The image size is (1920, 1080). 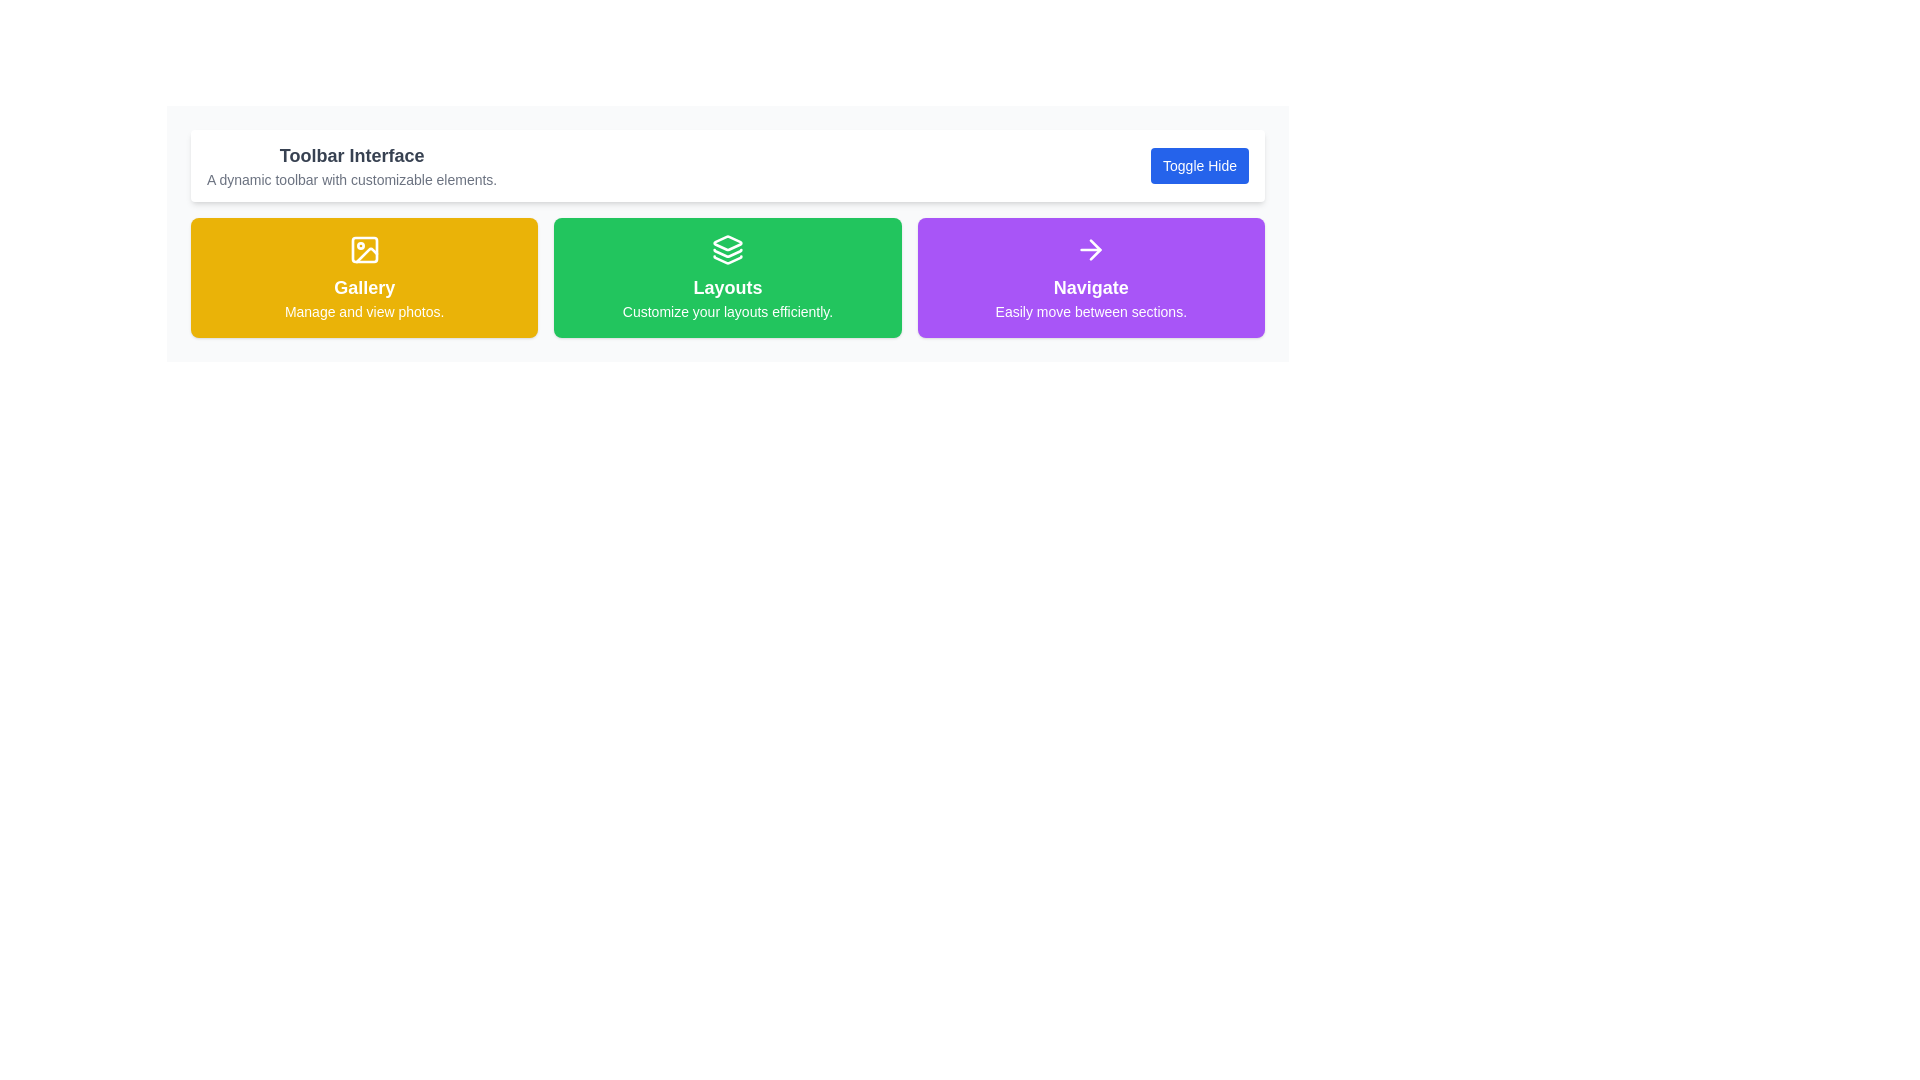 What do you see at coordinates (364, 312) in the screenshot?
I see `the descriptive text label located centrally within the yellow card labeled 'Gallery', which provides subtext for the 'Gallery' section` at bounding box center [364, 312].